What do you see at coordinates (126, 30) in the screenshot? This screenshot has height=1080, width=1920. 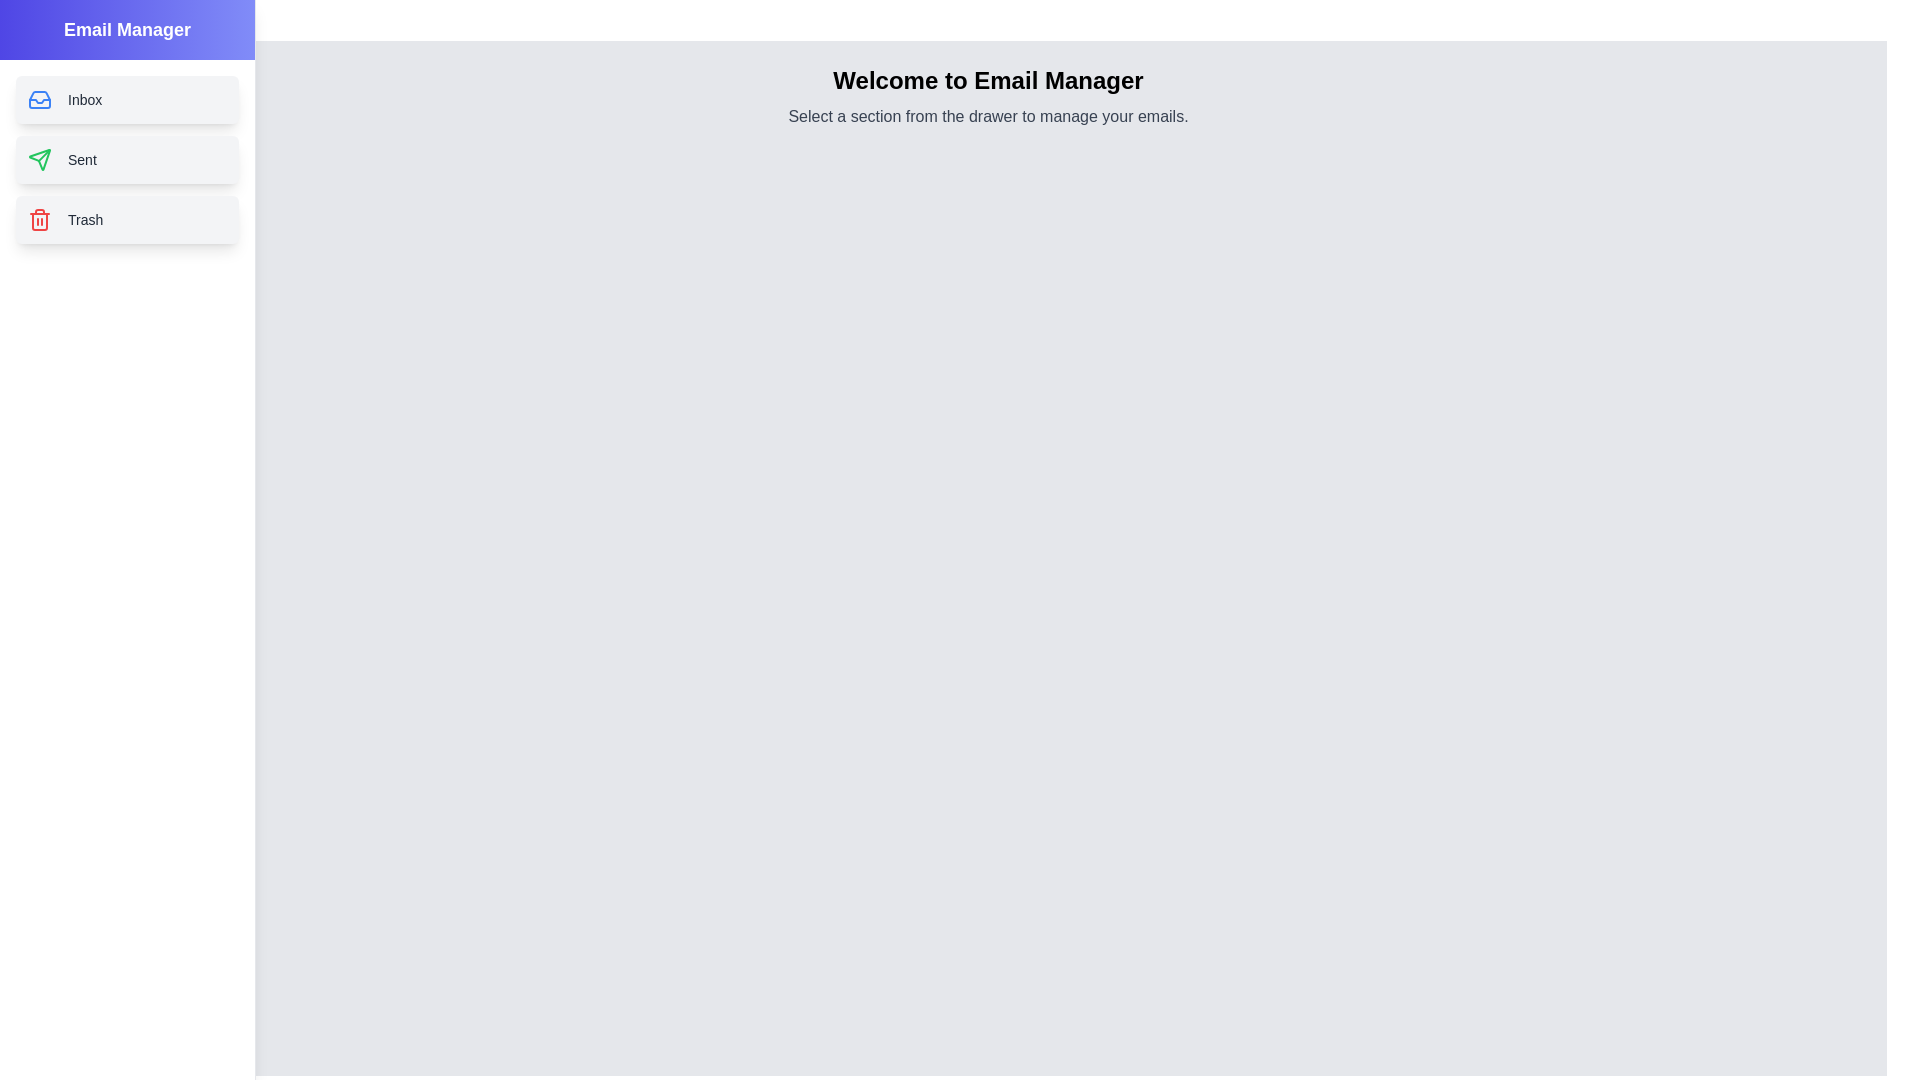 I see `the header text 'Email Manager' to interact` at bounding box center [126, 30].